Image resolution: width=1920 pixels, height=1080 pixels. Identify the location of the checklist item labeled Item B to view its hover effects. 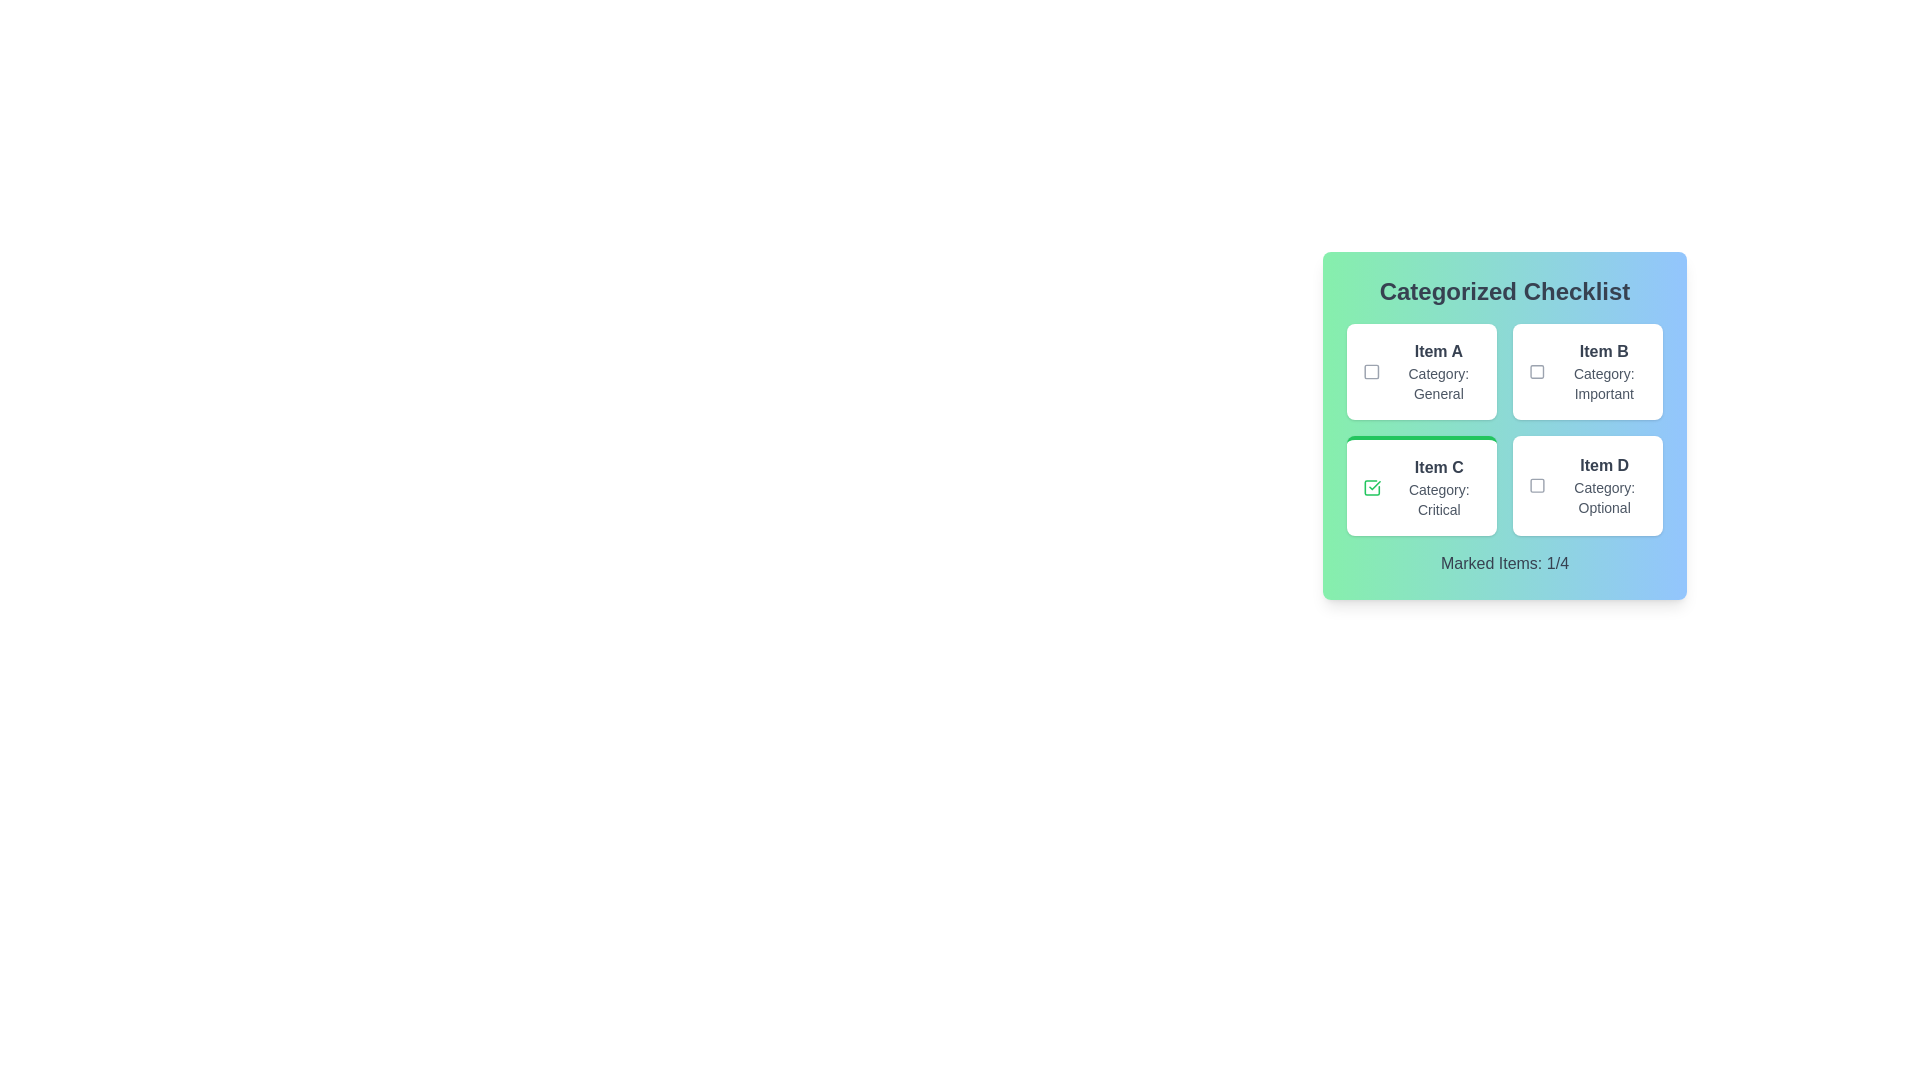
(1587, 371).